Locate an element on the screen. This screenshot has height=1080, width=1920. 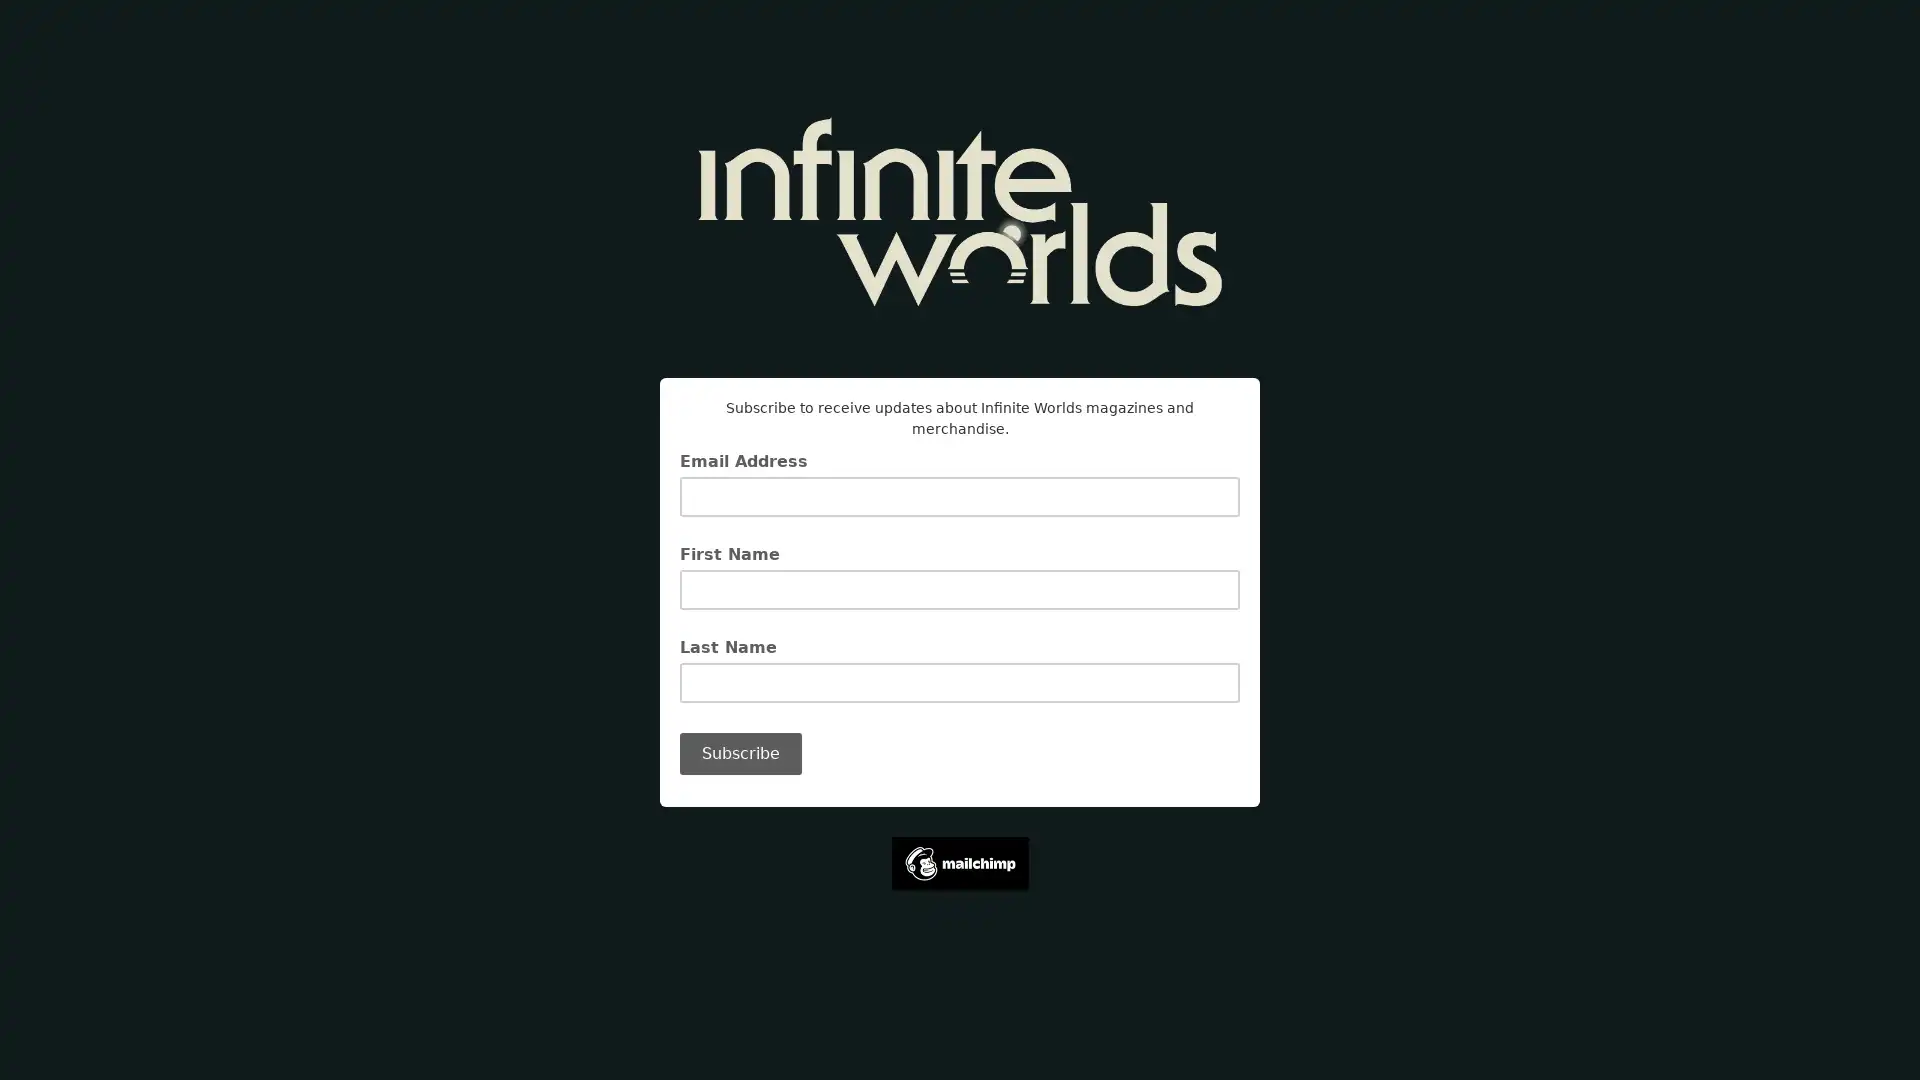
Subscribe is located at coordinates (739, 752).